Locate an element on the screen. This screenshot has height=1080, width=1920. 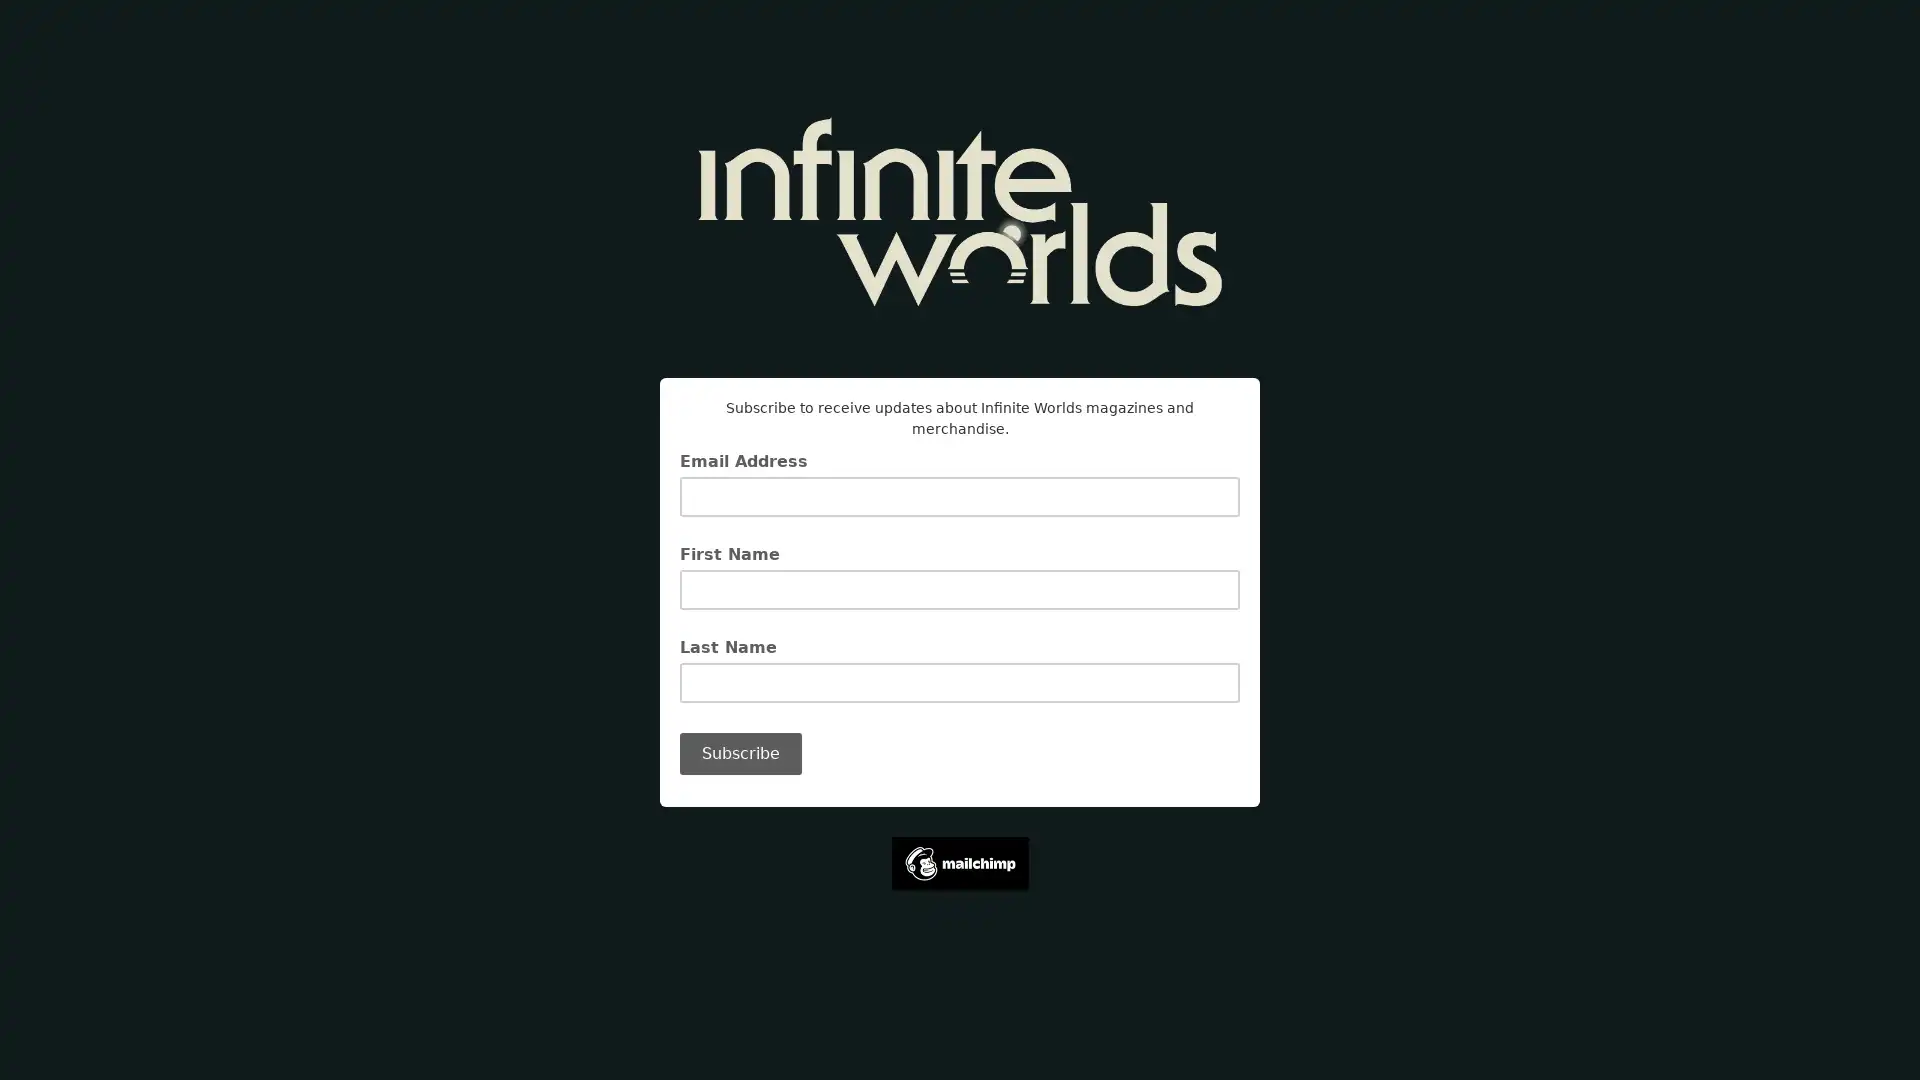
Subscribe is located at coordinates (739, 752).